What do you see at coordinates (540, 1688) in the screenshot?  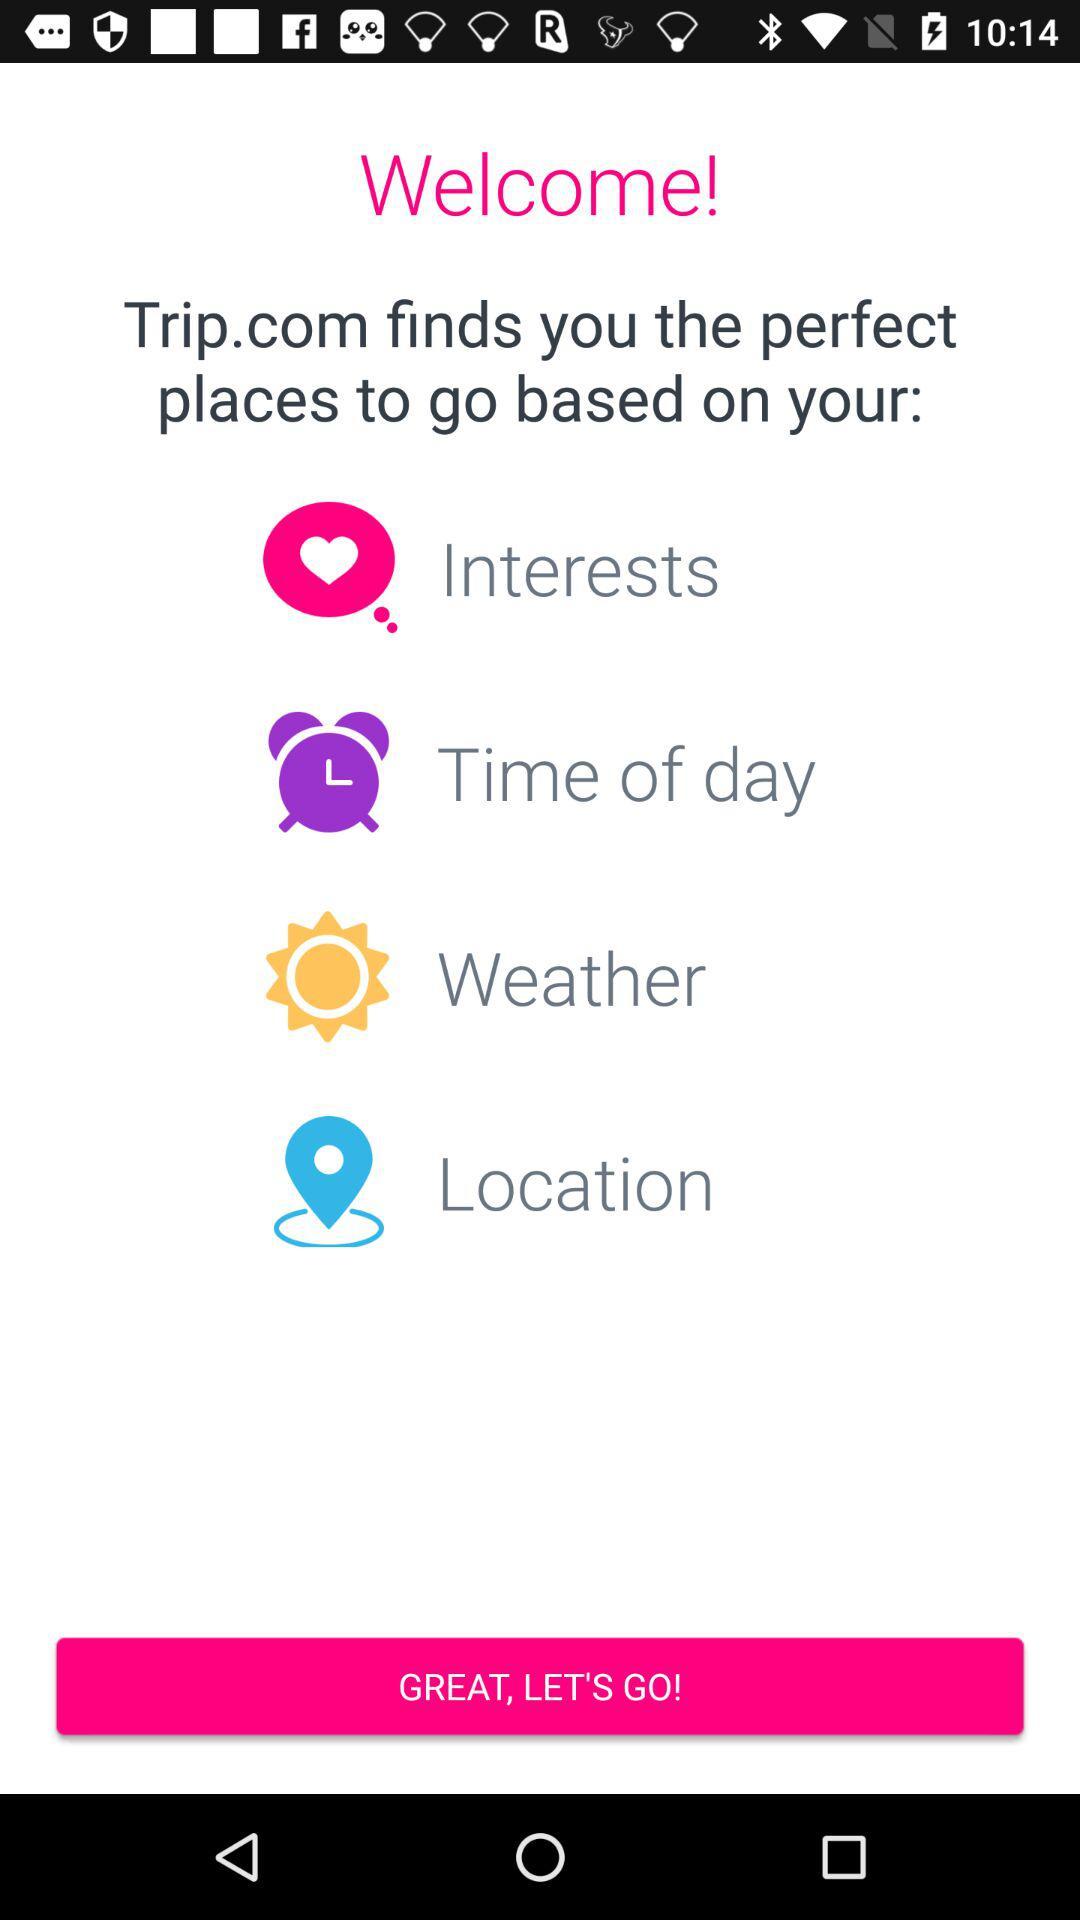 I see `great let s` at bounding box center [540, 1688].